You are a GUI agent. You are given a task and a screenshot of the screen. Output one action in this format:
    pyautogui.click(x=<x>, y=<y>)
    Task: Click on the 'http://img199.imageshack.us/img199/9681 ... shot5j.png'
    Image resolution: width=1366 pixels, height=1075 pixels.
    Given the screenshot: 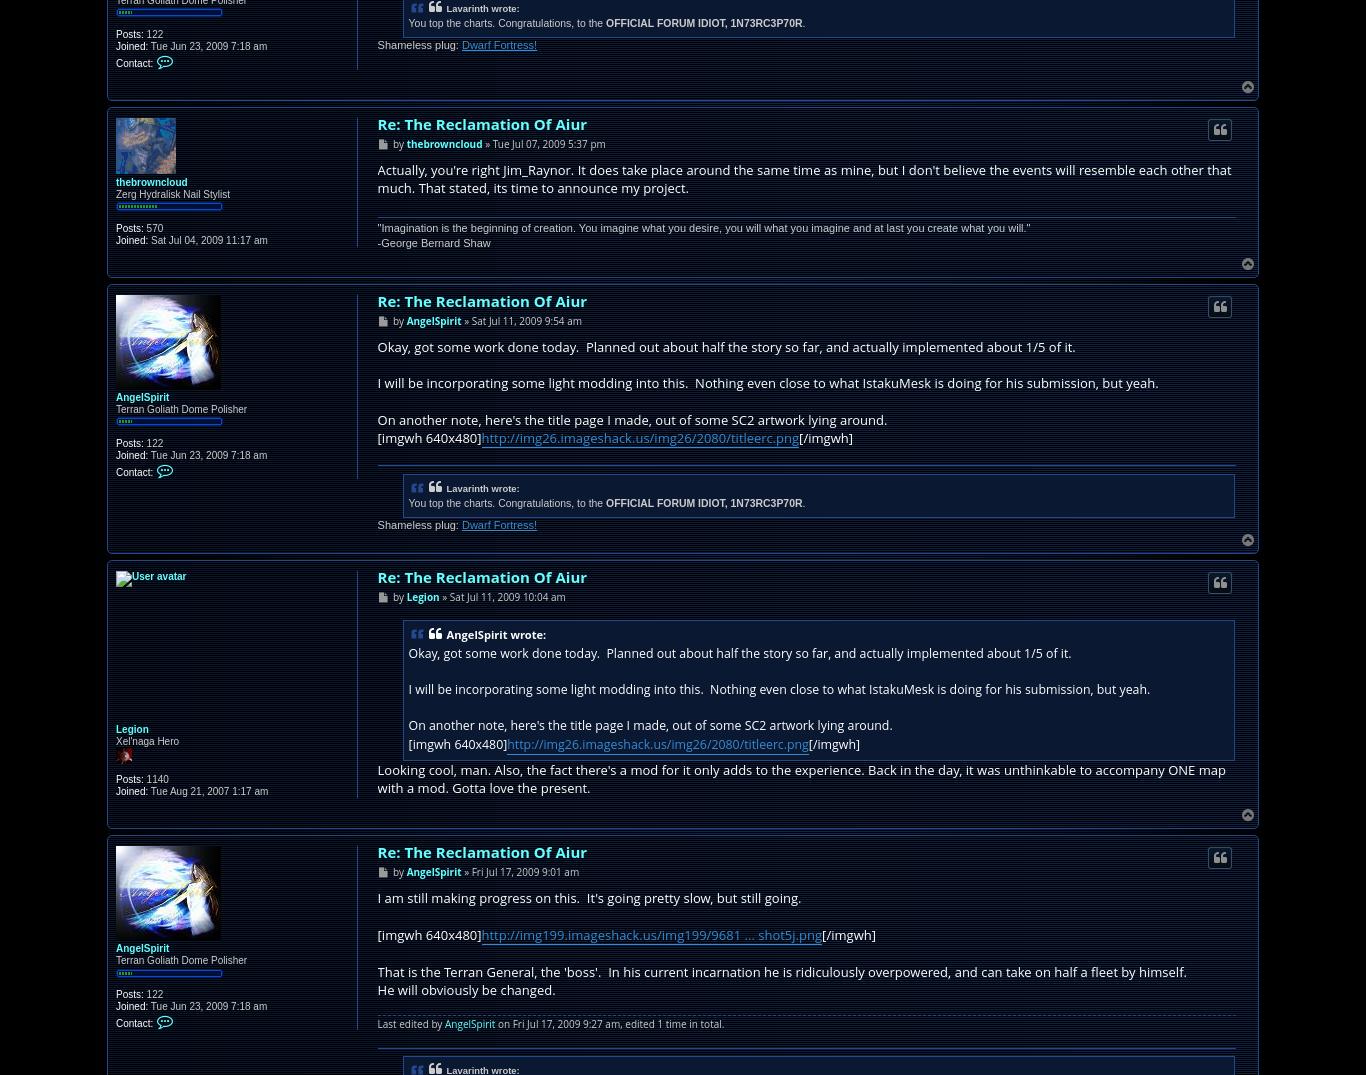 What is the action you would take?
    pyautogui.click(x=480, y=933)
    